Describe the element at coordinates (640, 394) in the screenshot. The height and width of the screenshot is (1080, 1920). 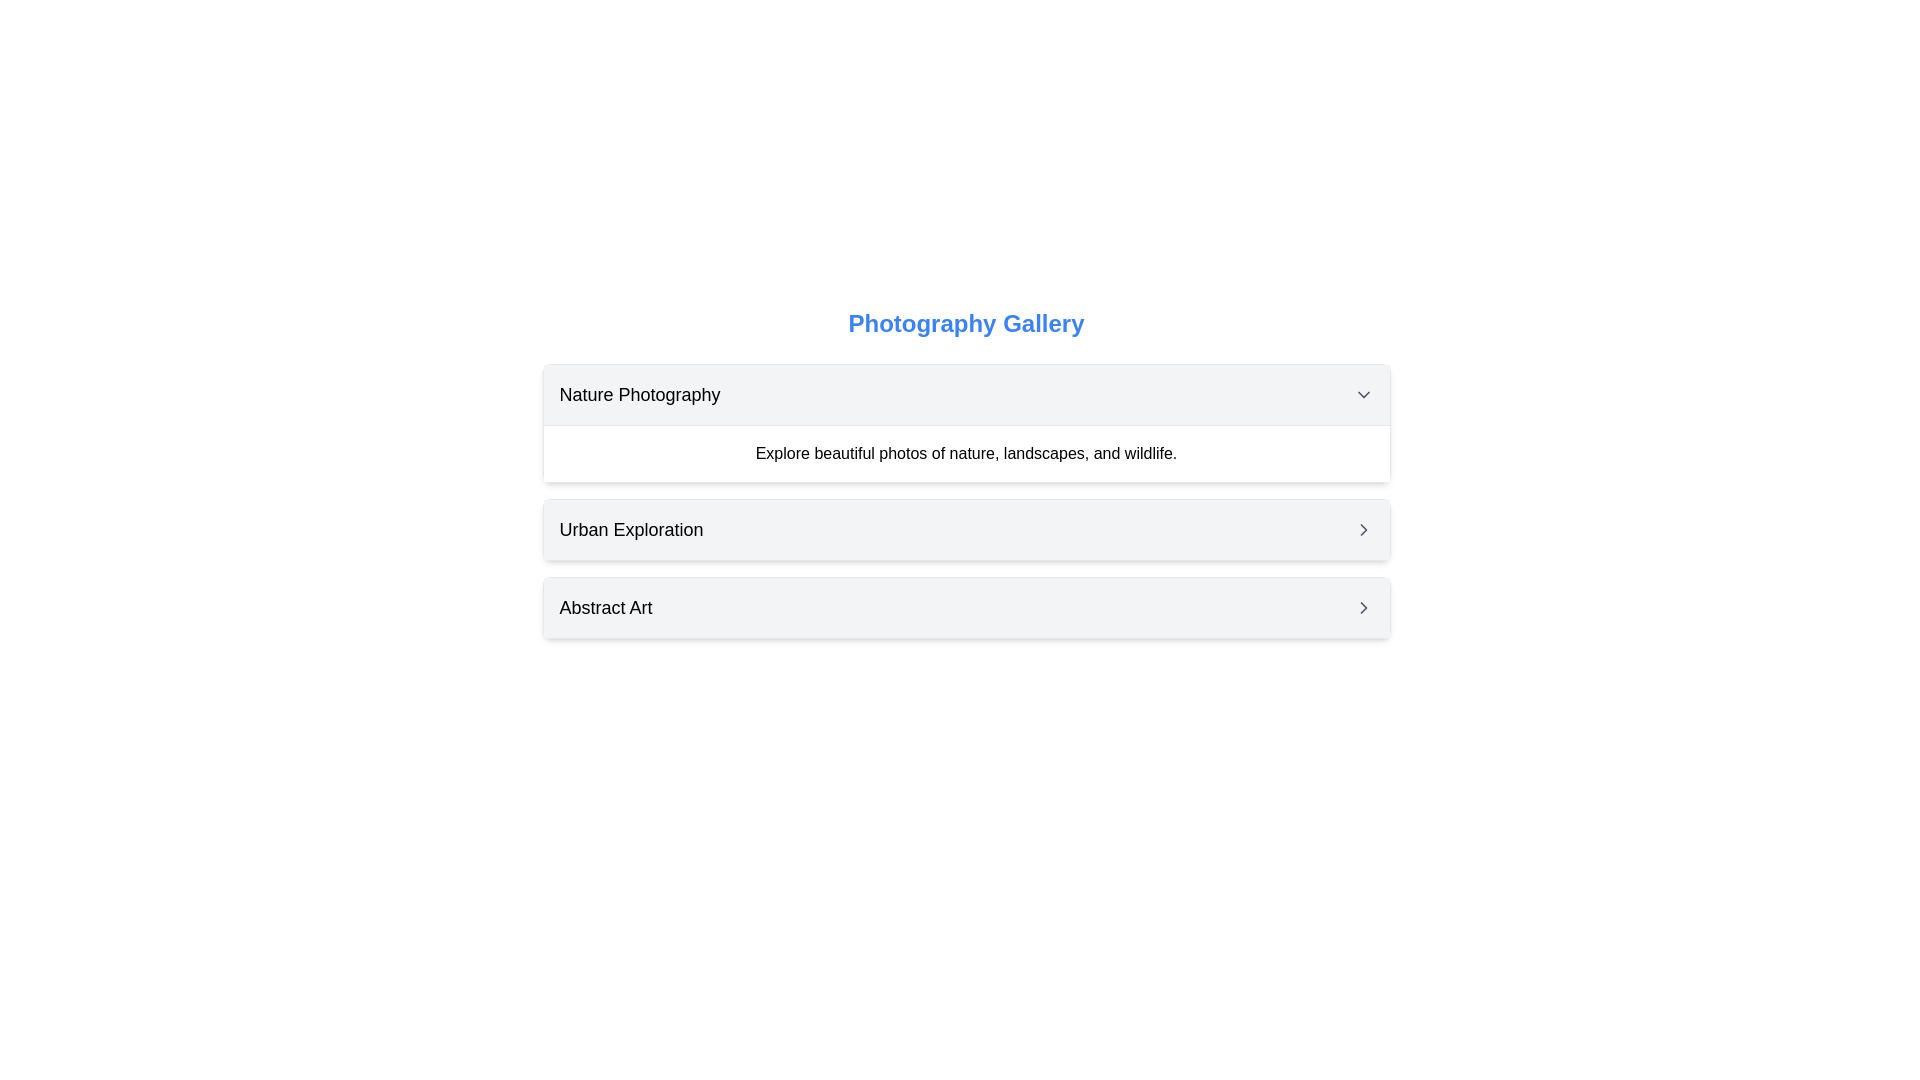
I see `the 'Nature Photography' text label, which is located in a gray-colored bar styled as a clickable option` at that location.